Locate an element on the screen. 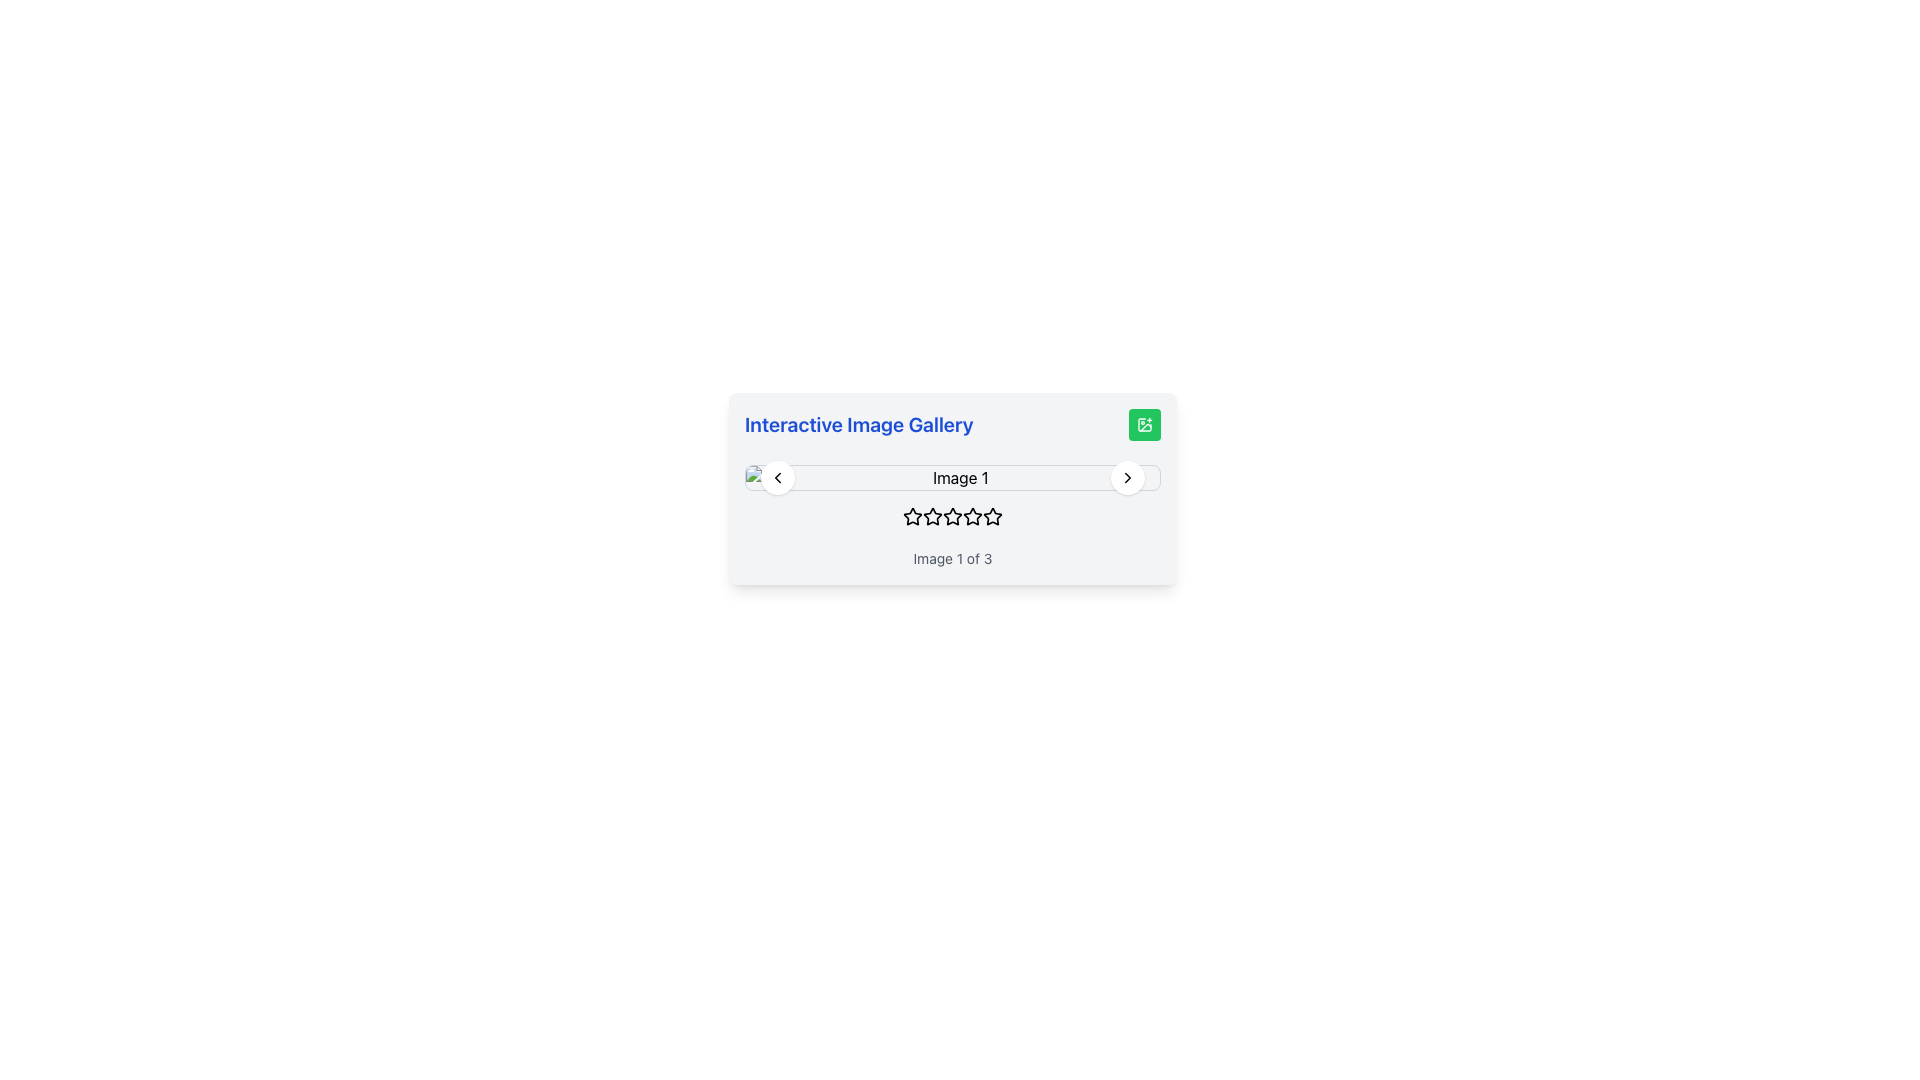 Image resolution: width=1920 pixels, height=1080 pixels. the third star icon in the 5-star rating system, which is located near the bottom center of the card is located at coordinates (952, 515).